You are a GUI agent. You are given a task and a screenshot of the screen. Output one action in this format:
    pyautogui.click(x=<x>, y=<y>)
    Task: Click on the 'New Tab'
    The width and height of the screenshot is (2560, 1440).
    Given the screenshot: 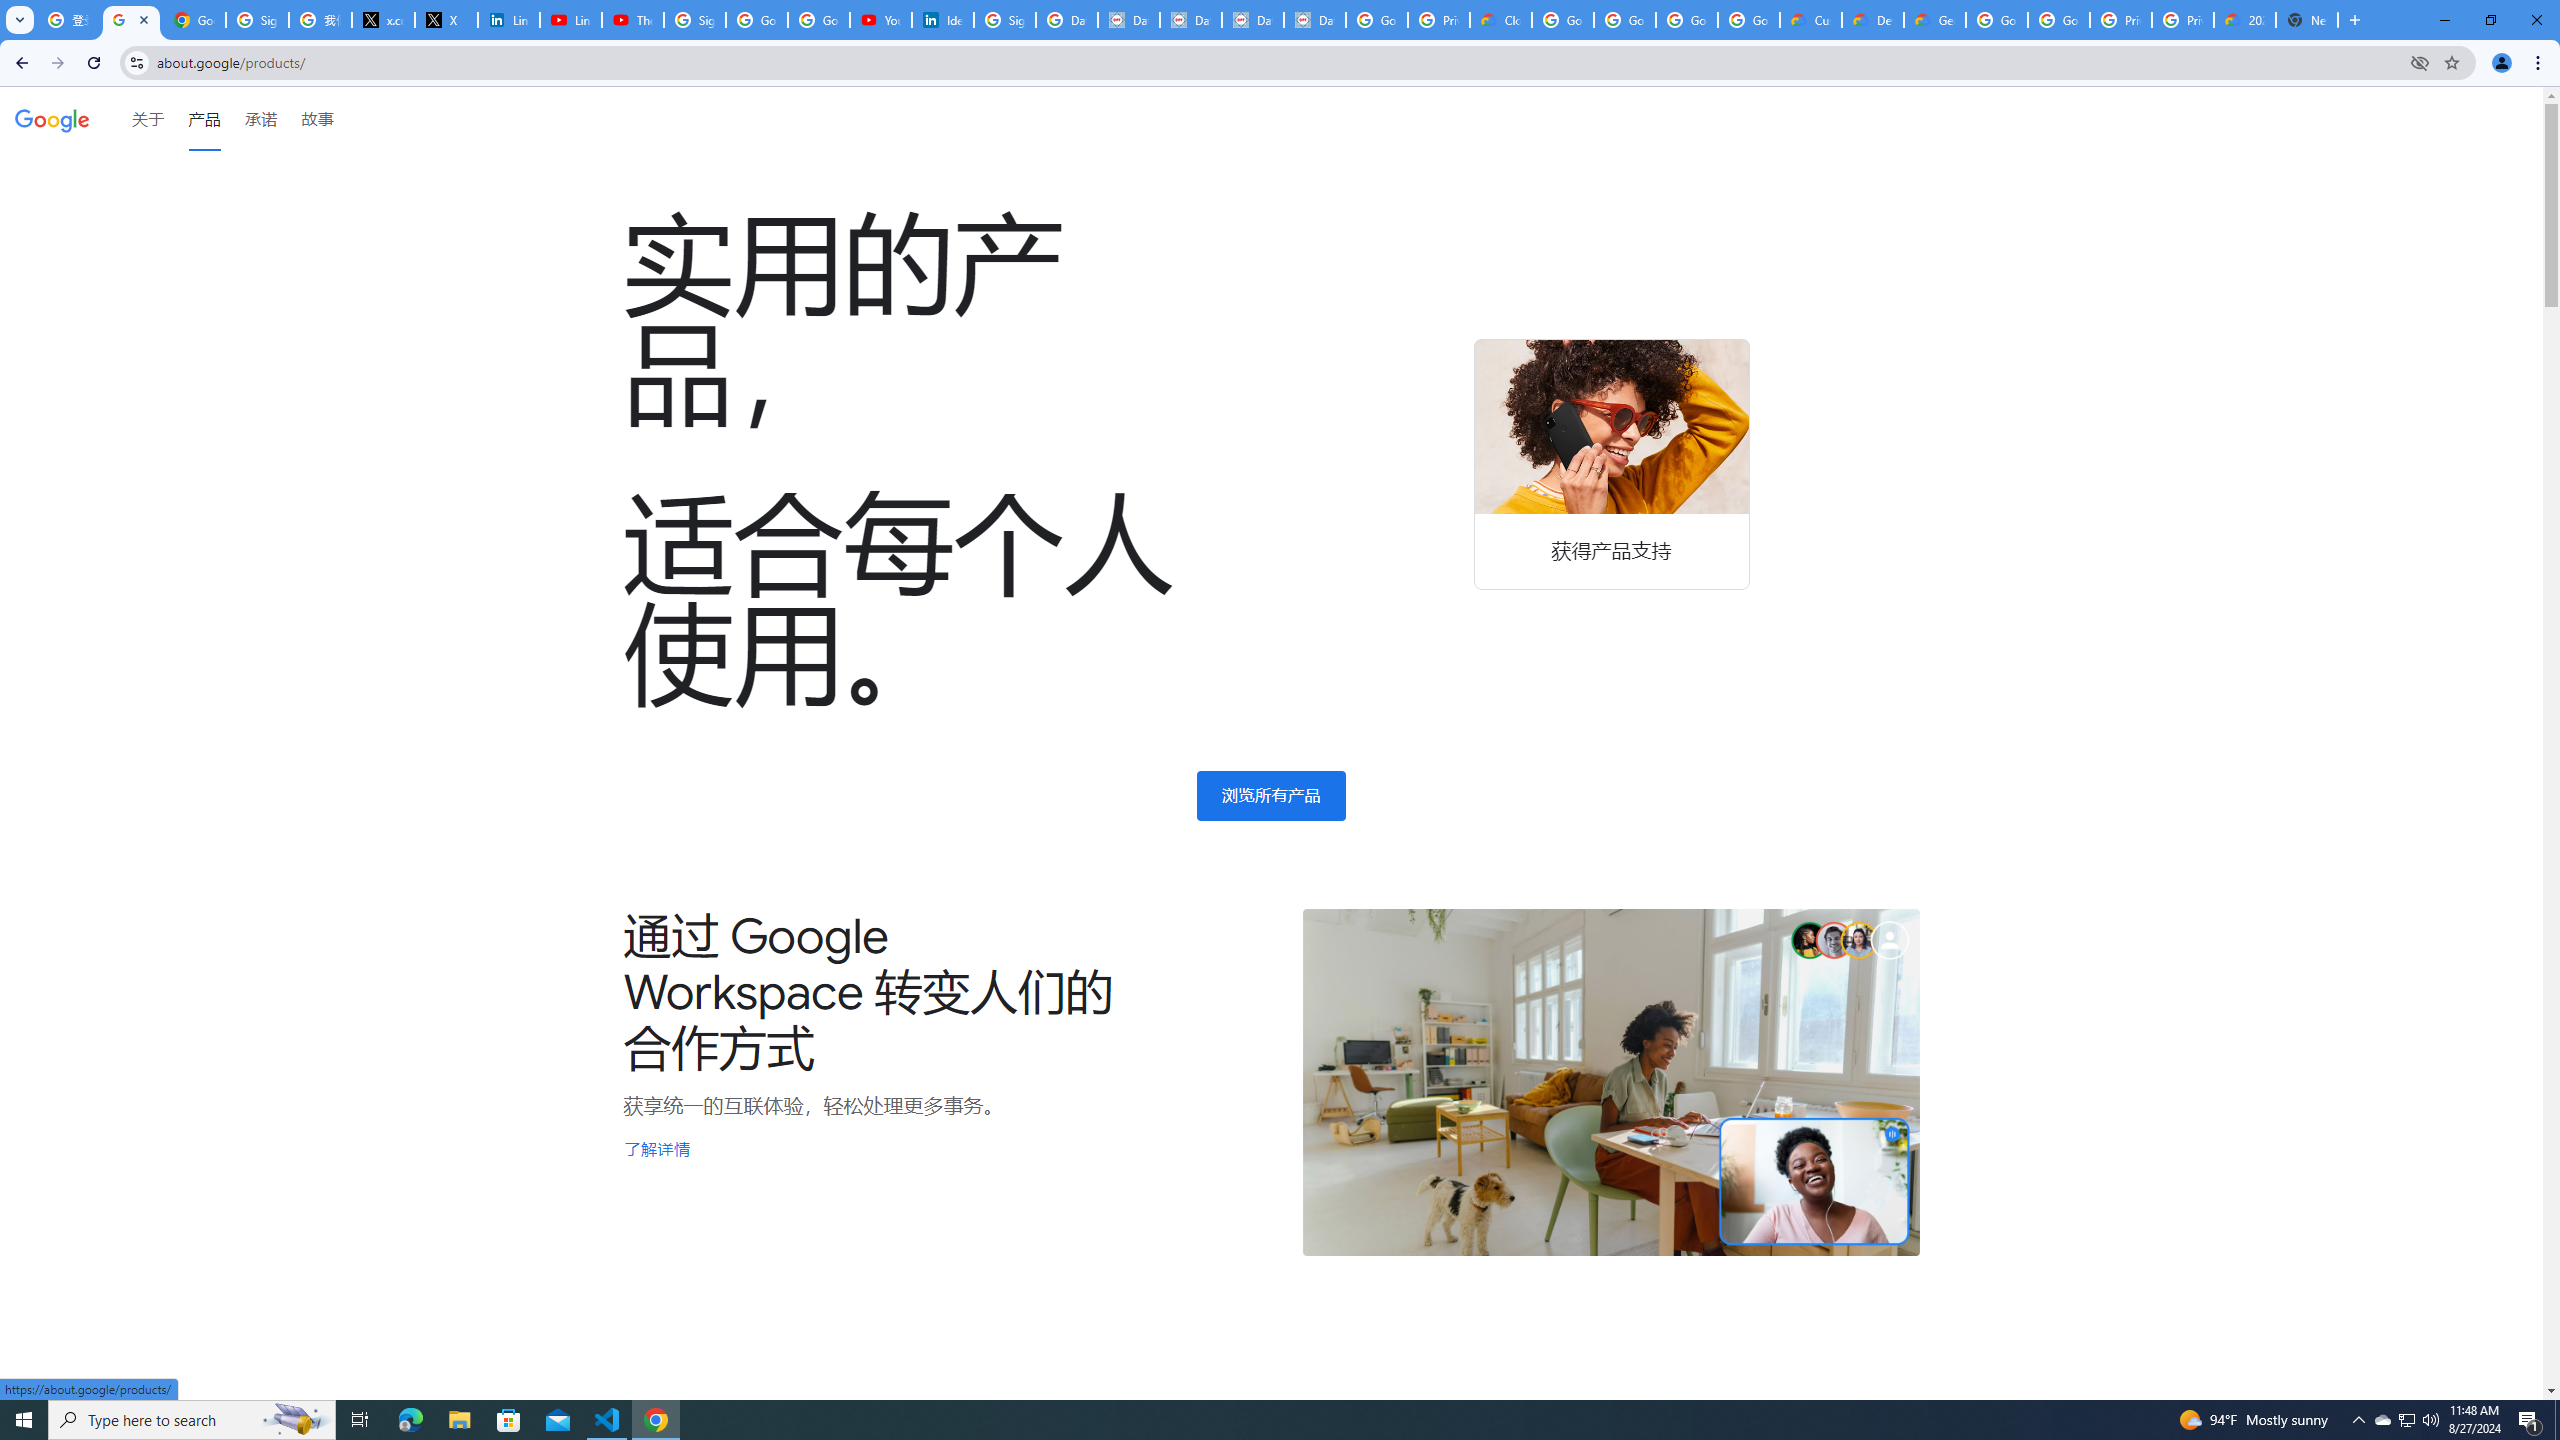 What is the action you would take?
    pyautogui.click(x=2307, y=19)
    